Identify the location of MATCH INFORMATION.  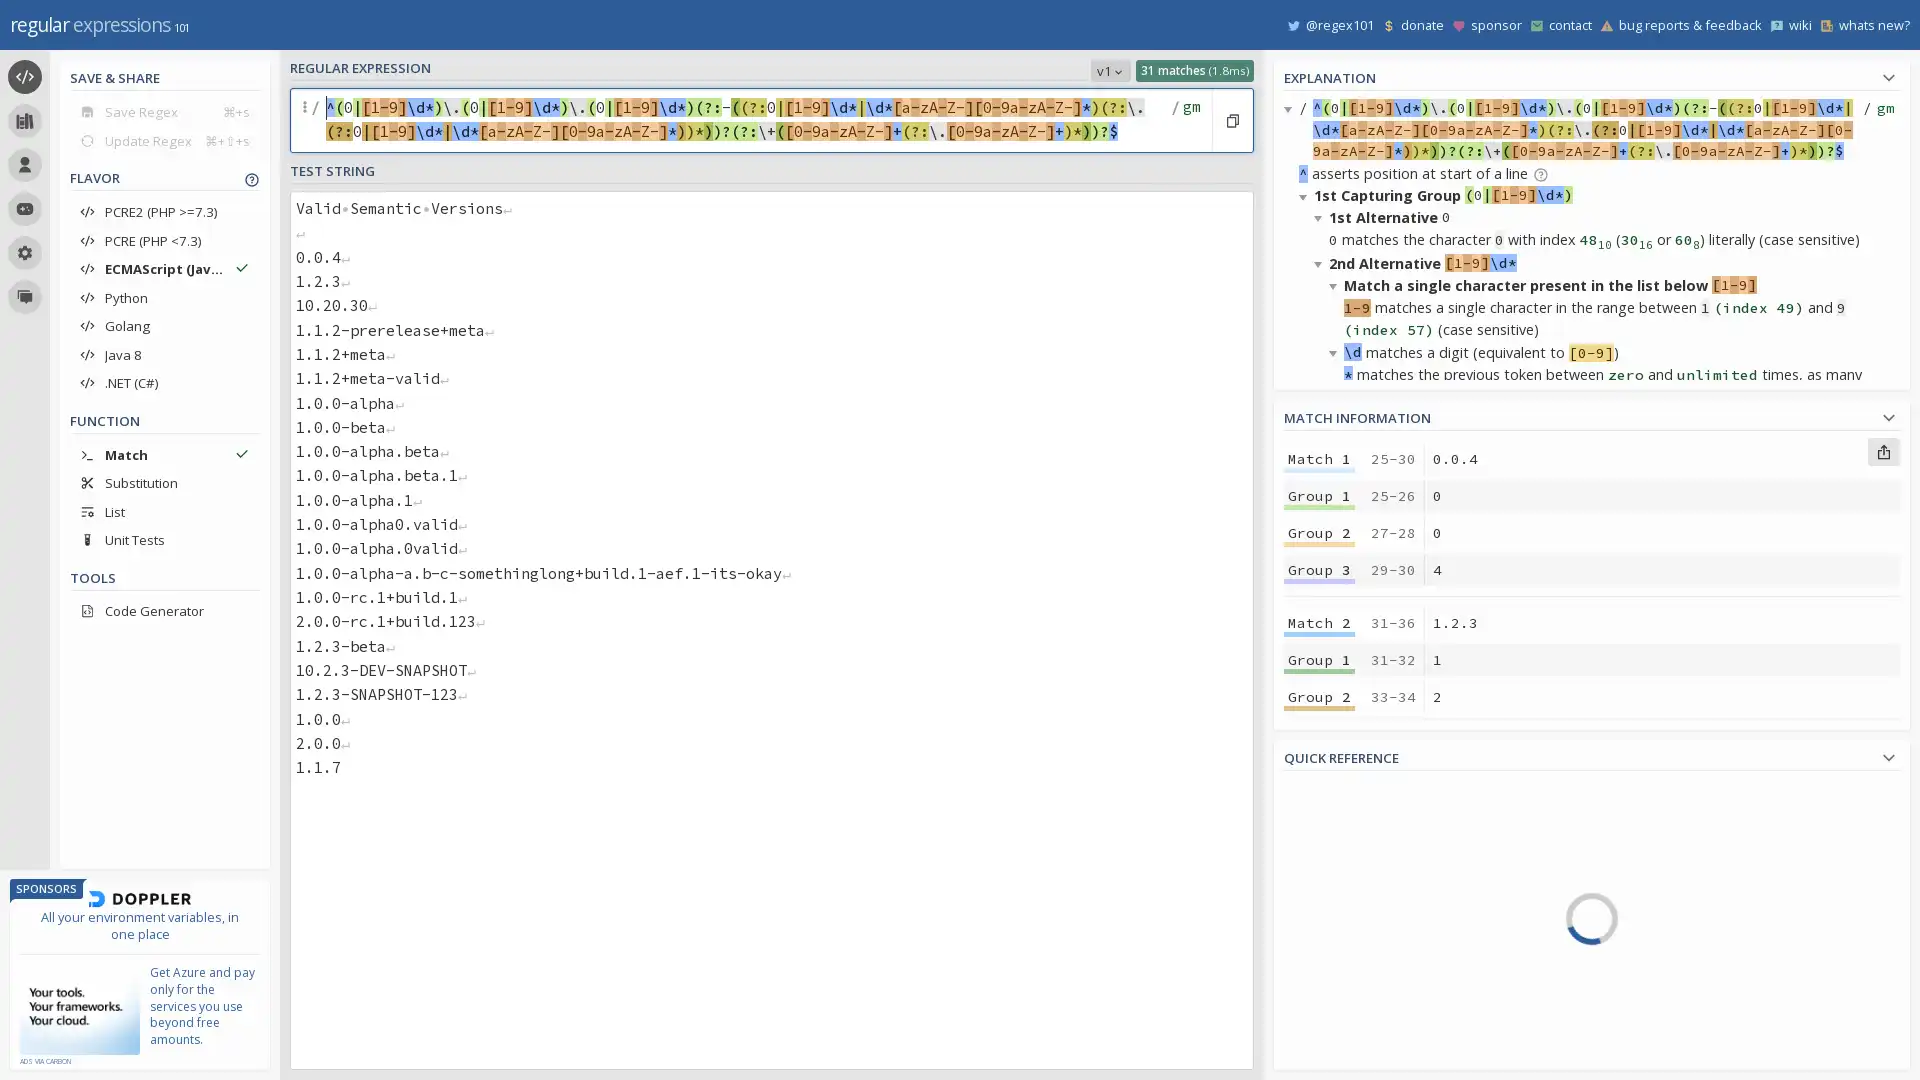
(1591, 414).